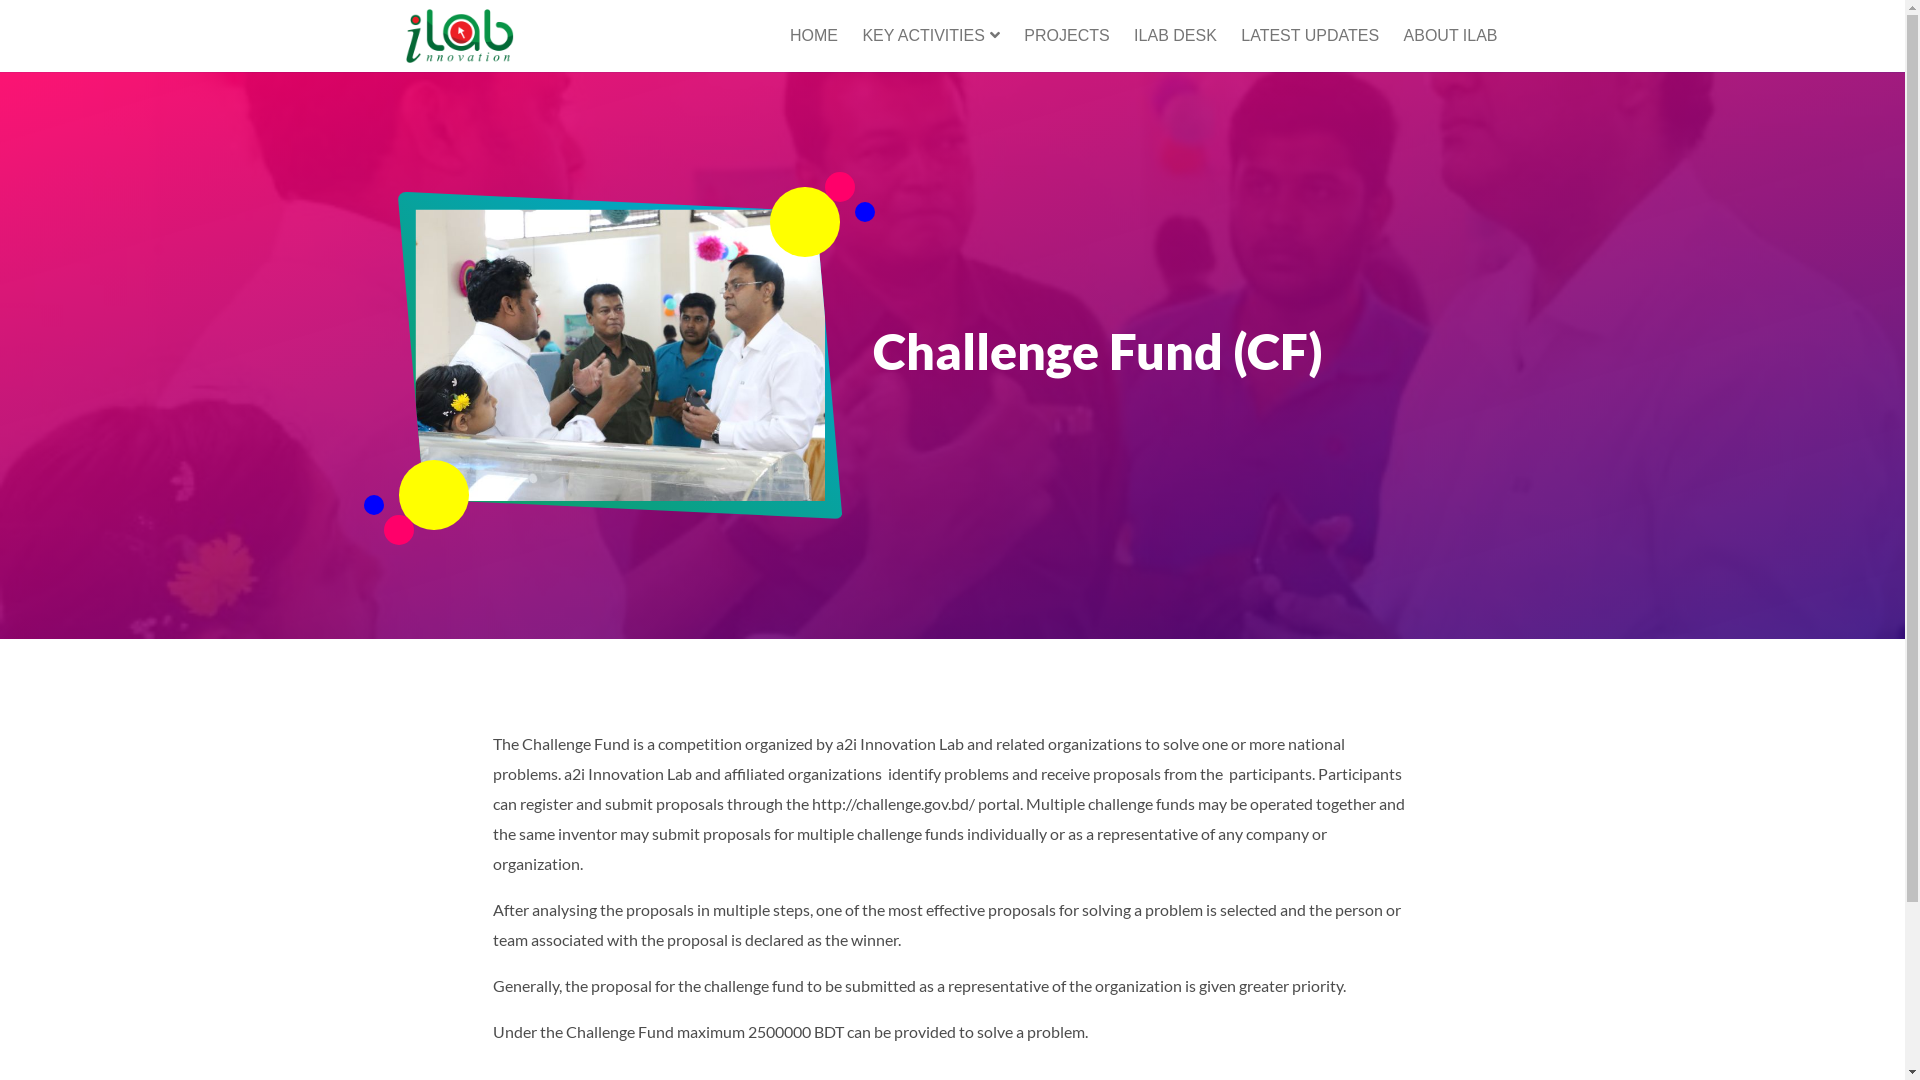 The image size is (1920, 1080). Describe the element at coordinates (1450, 35) in the screenshot. I see `'ABOUT ILAB'` at that location.